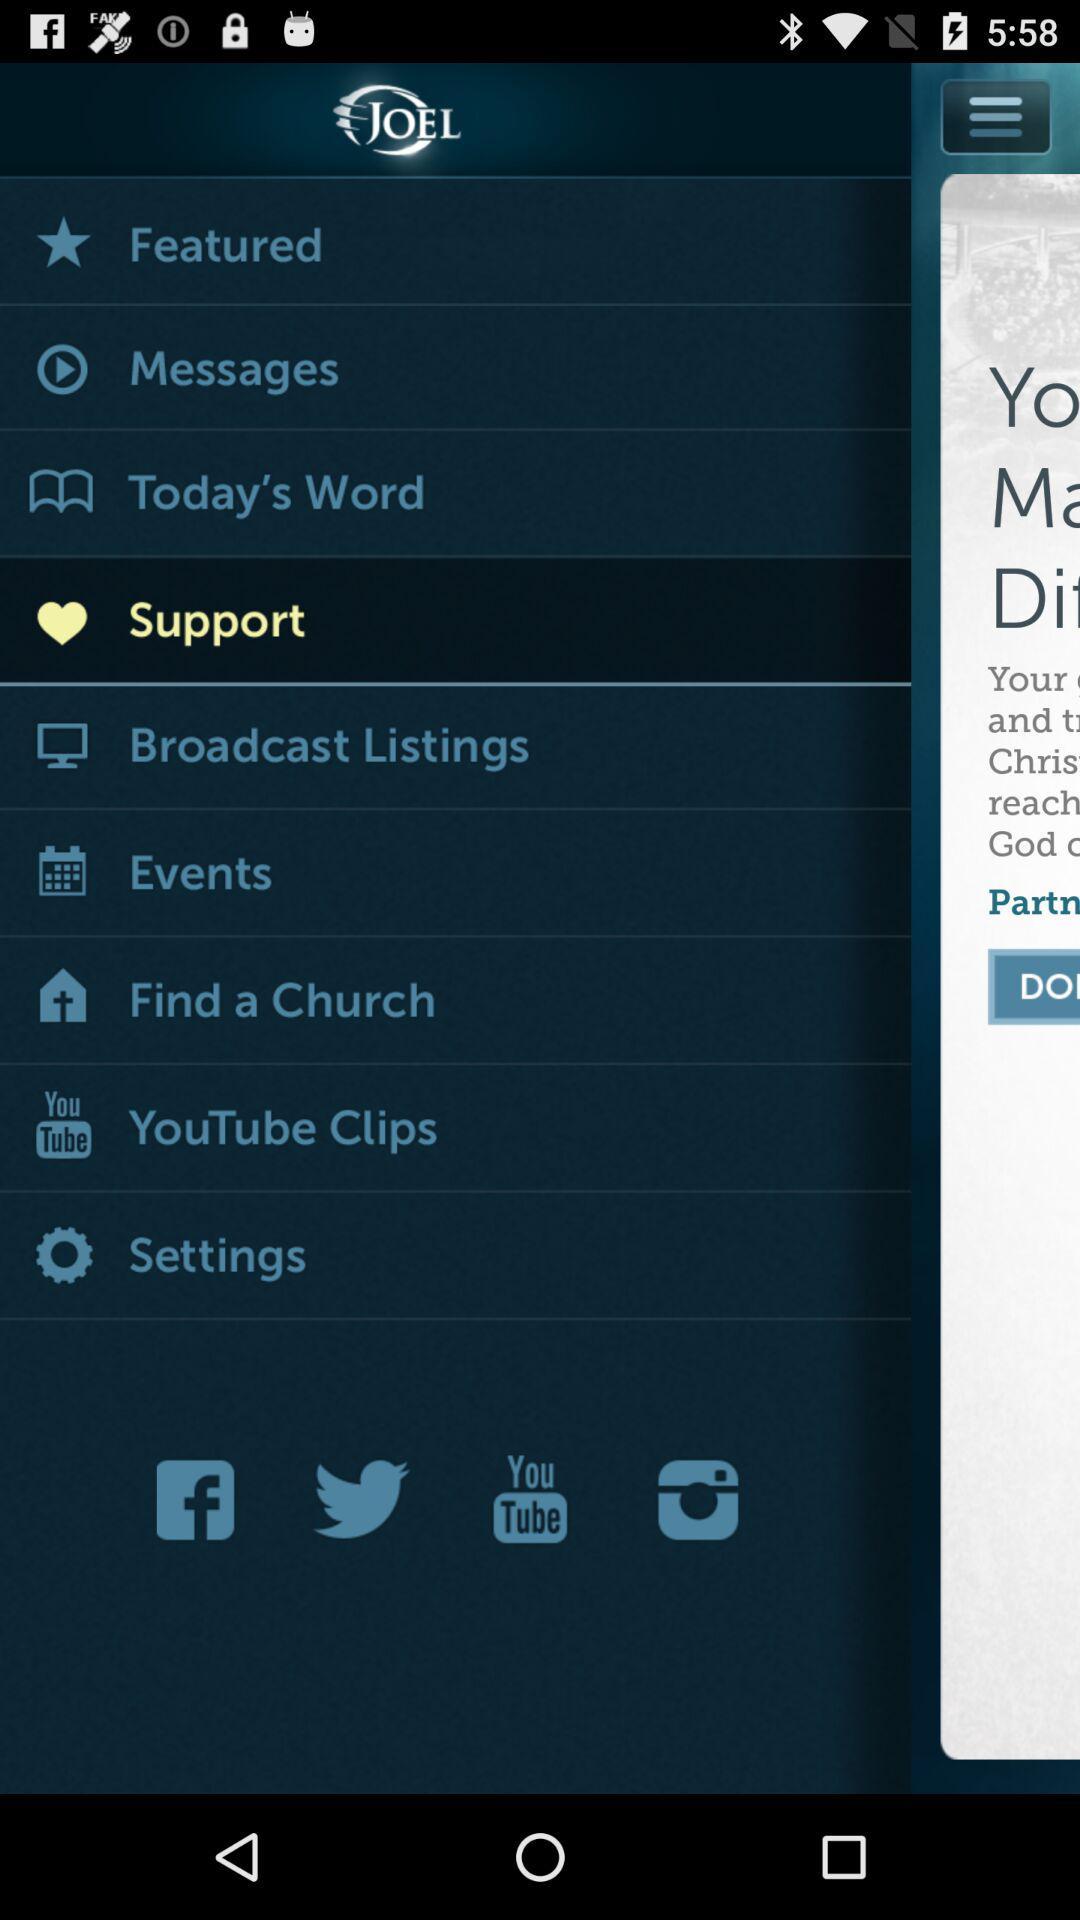  What do you see at coordinates (362, 1499) in the screenshot?
I see `share on twitter` at bounding box center [362, 1499].